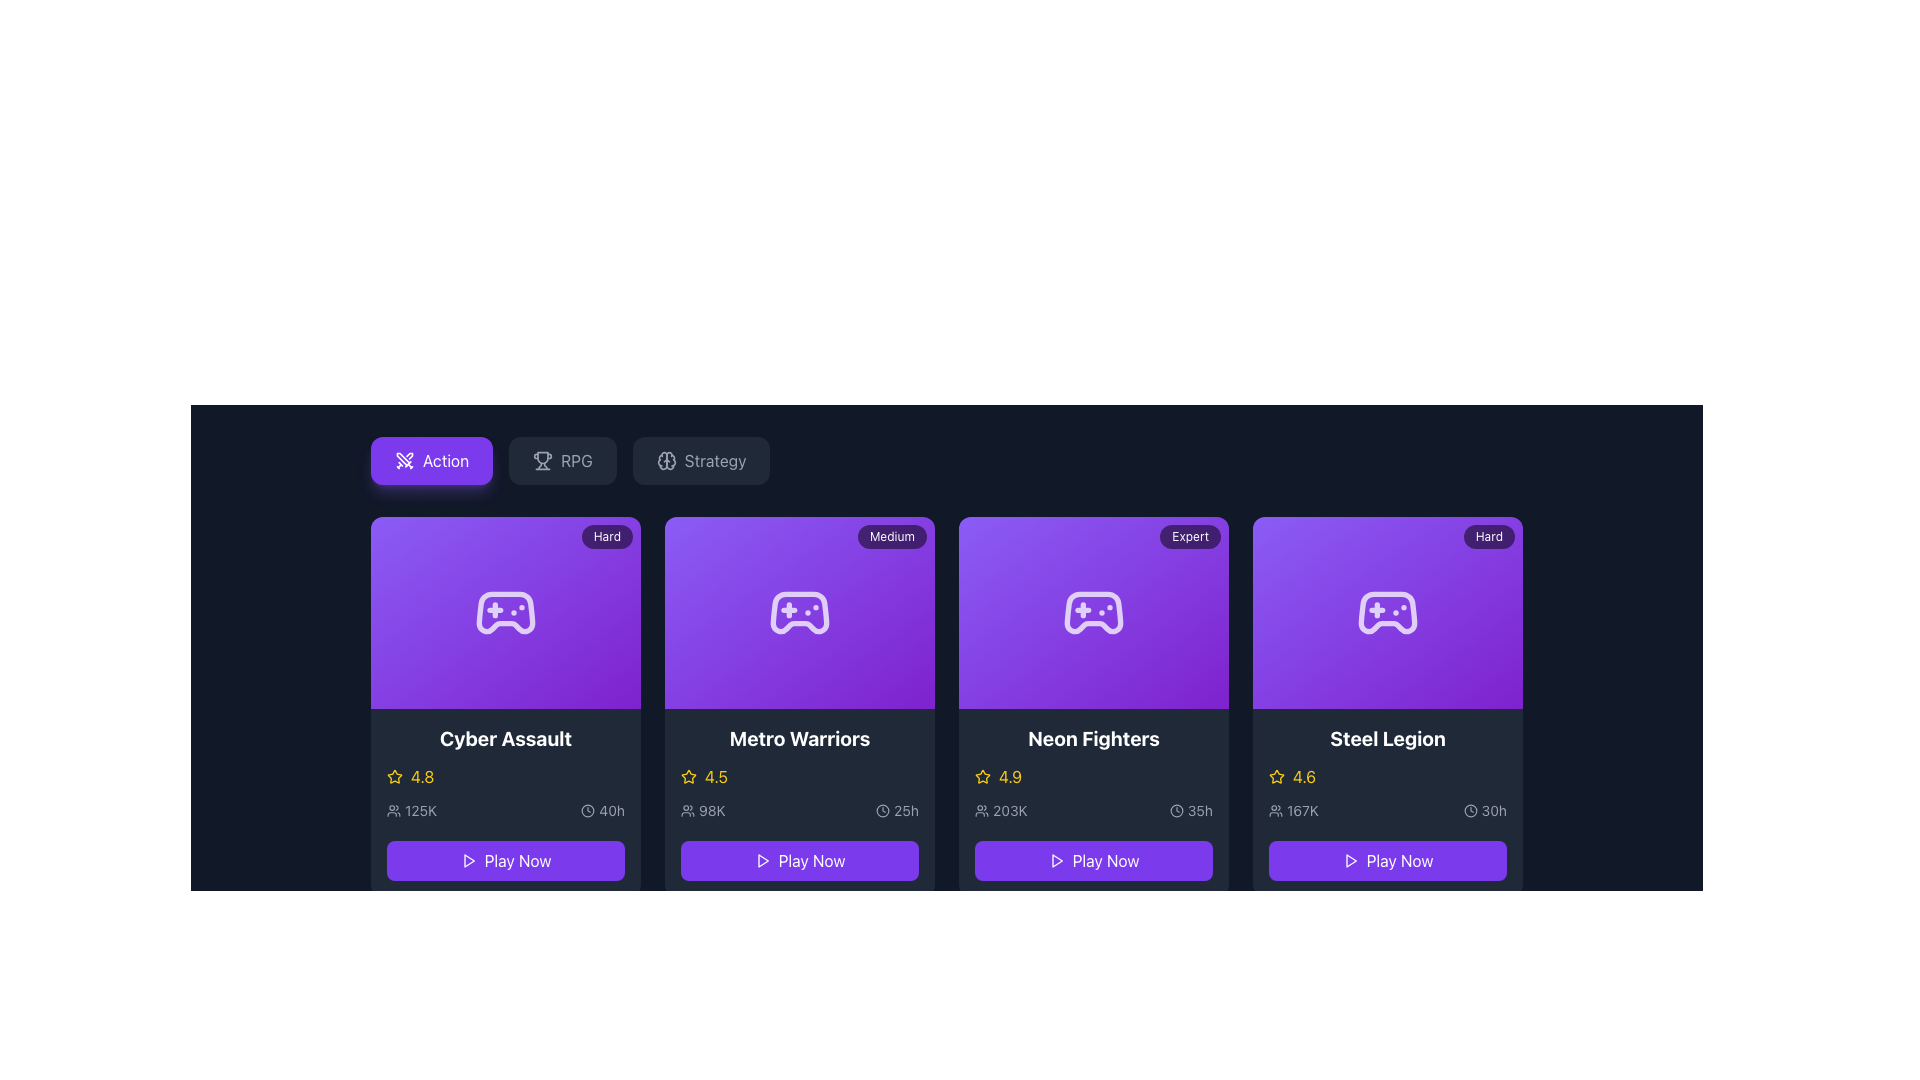  Describe the element at coordinates (505, 612) in the screenshot. I see `the decorative header icon for the 'Cyber Assault' card, which is located at the top part of the card and represents gaming content` at that location.